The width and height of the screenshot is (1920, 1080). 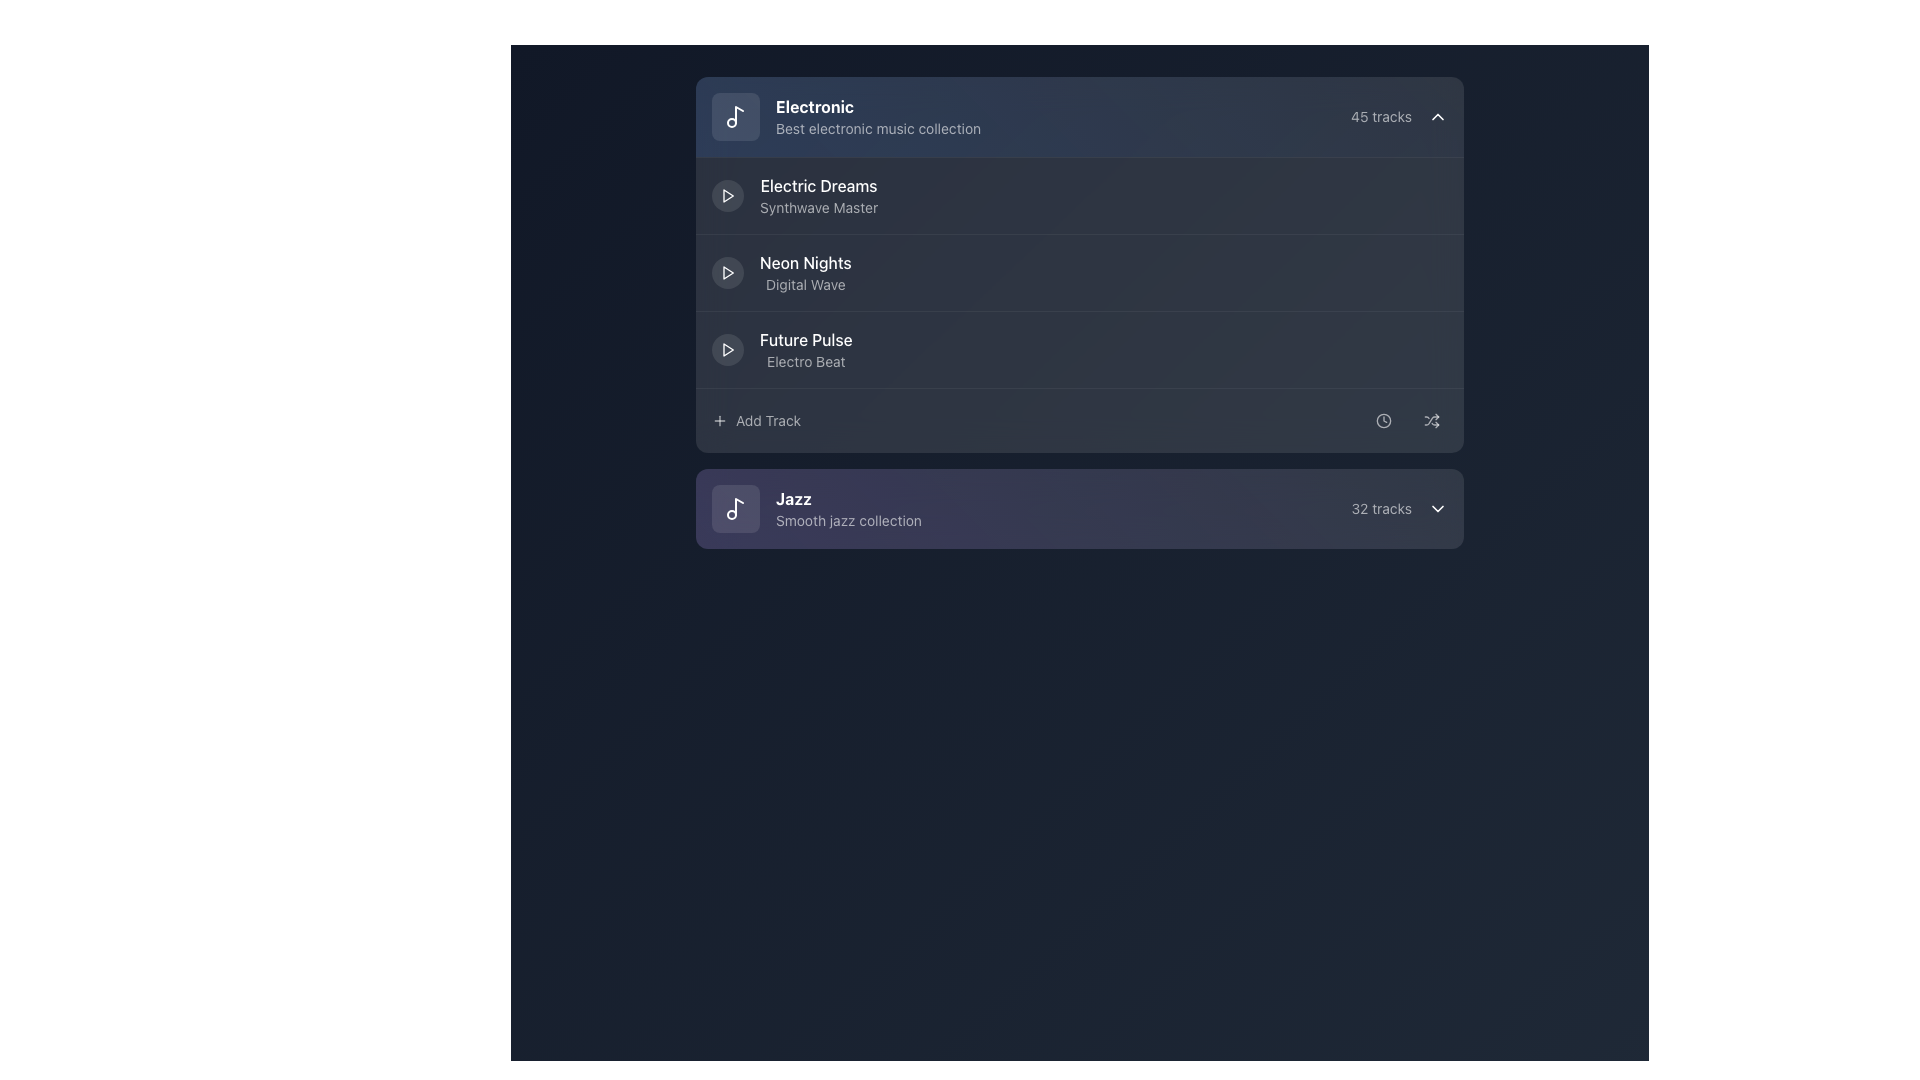 I want to click on the circular play button with a faint white triangle icon to play the track 'Future Pulse' from the 'Electronic' music collection, so click(x=727, y=349).